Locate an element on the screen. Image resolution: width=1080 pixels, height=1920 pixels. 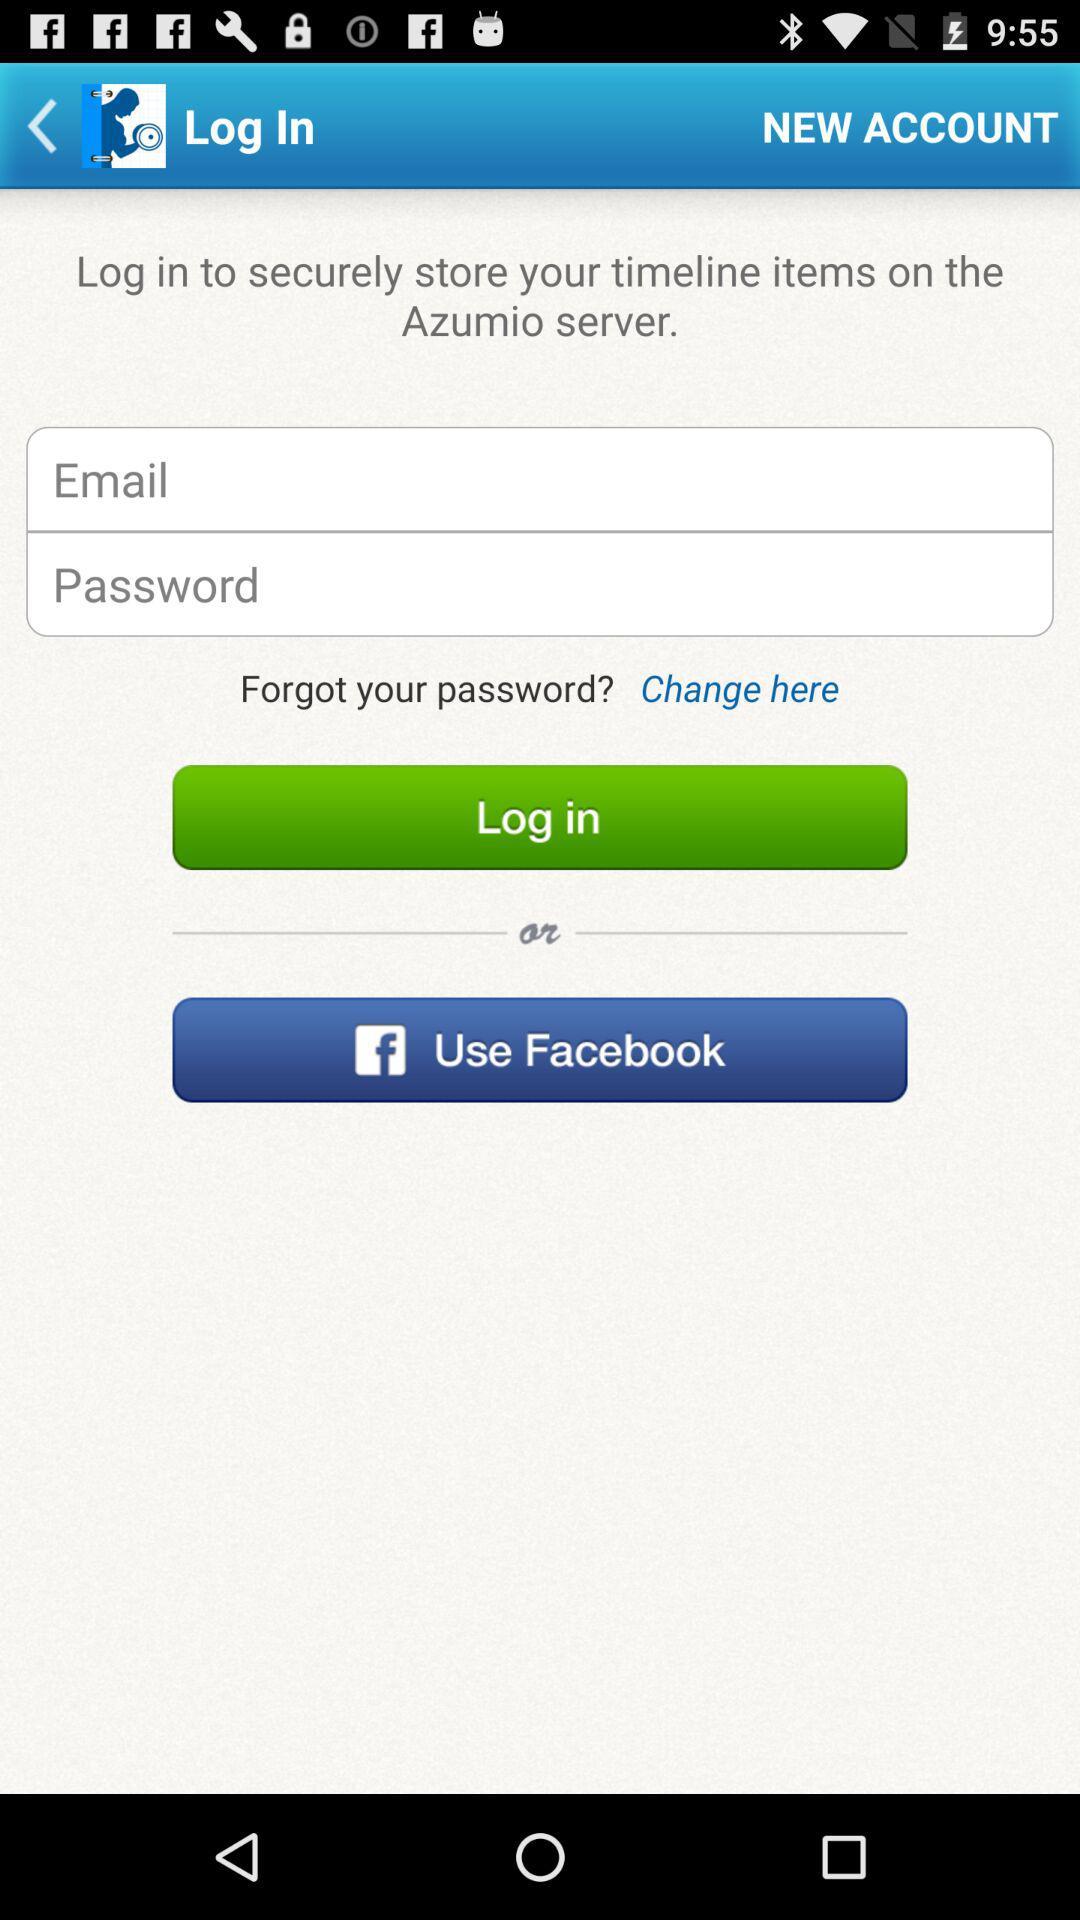
the item at the top right corner is located at coordinates (910, 124).